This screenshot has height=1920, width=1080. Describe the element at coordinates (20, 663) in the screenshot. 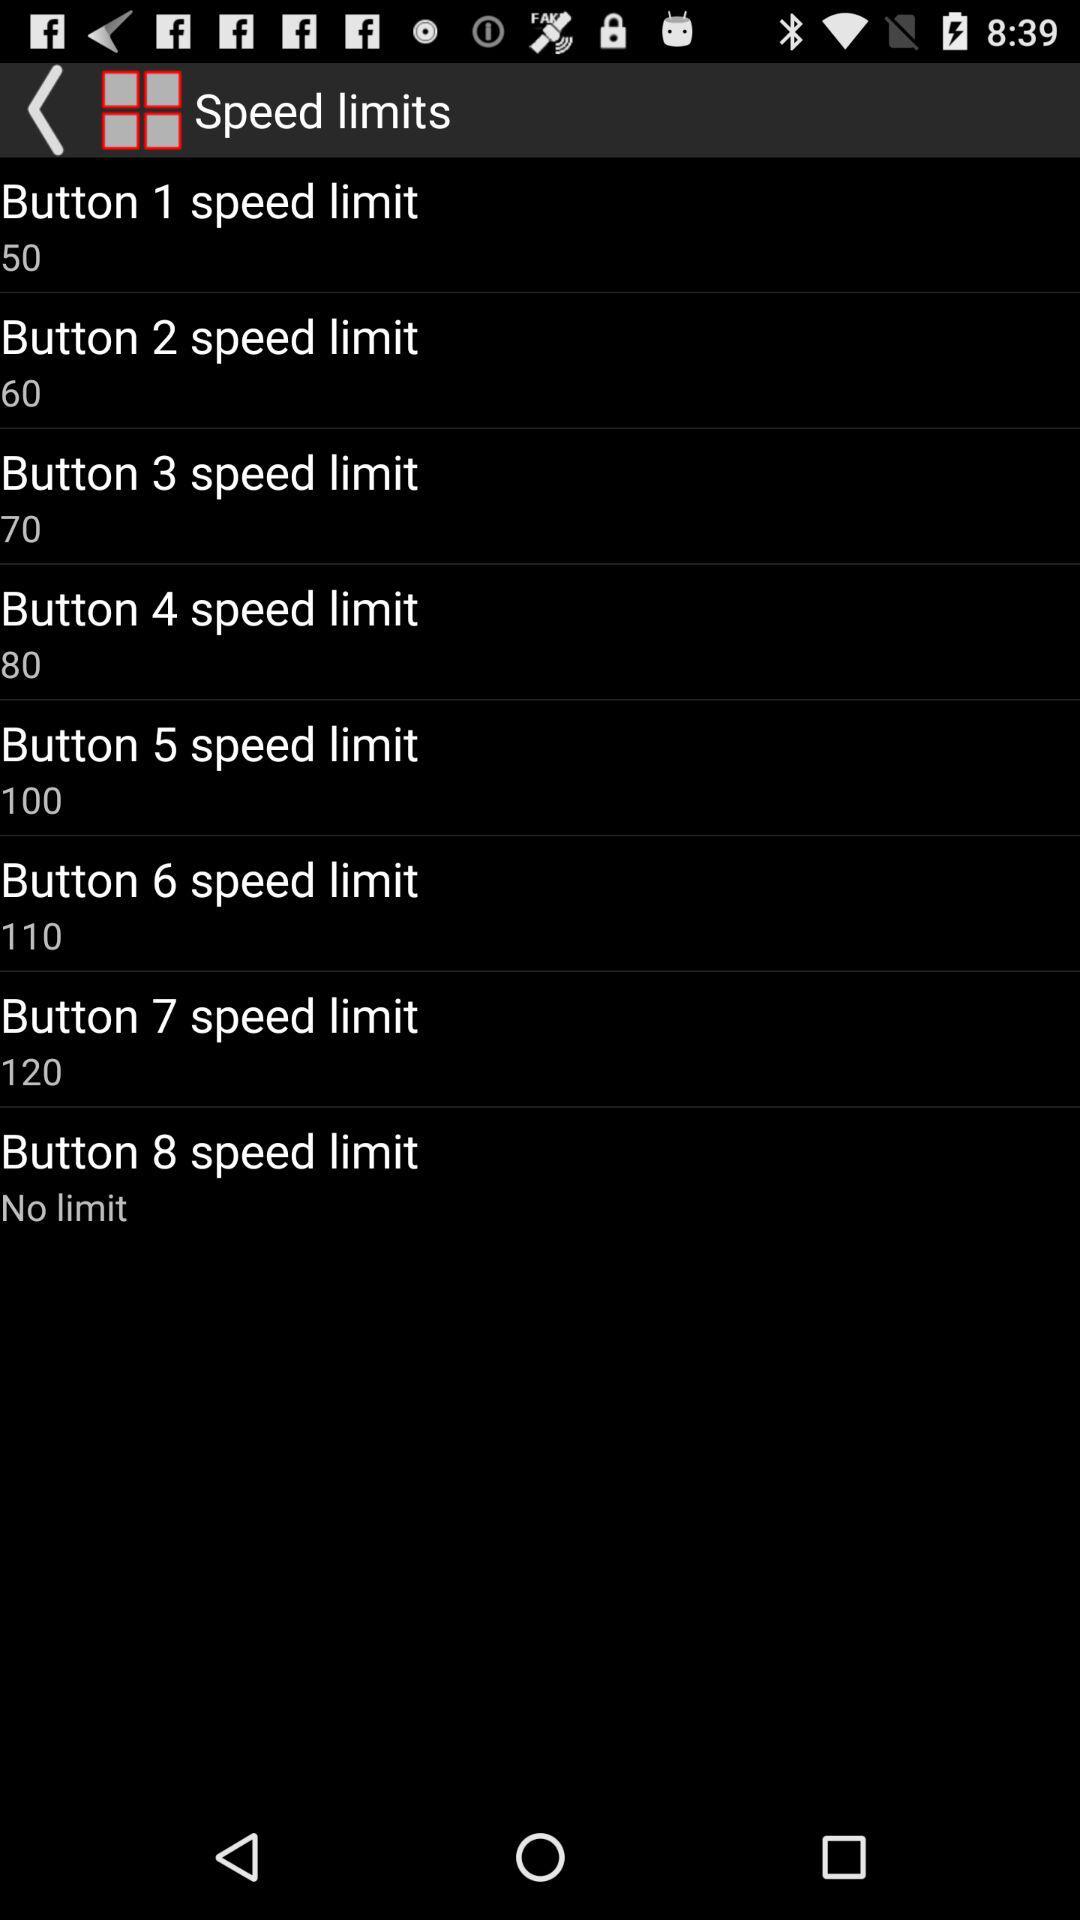

I see `the 80` at that location.